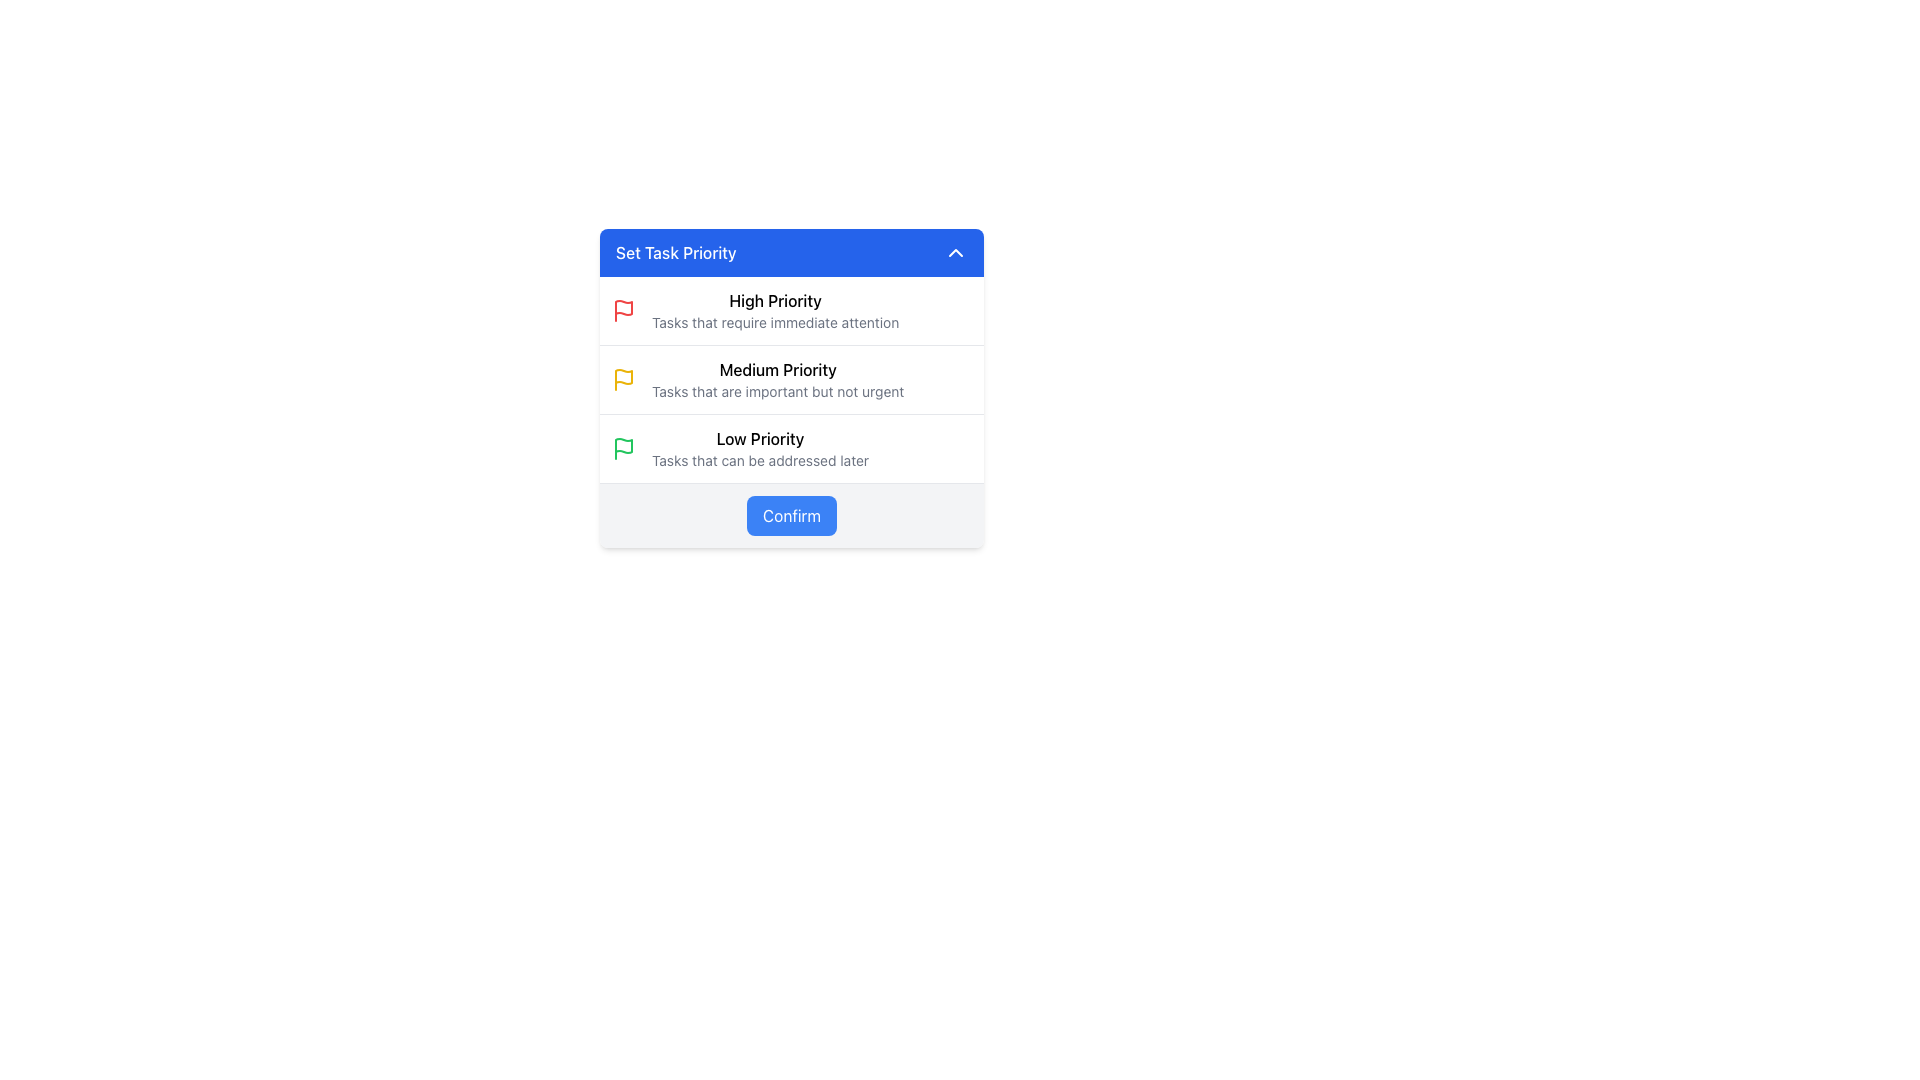 The height and width of the screenshot is (1080, 1920). What do you see at coordinates (759, 438) in the screenshot?
I see `the 'Low Priority' text label, which signifies a lower priority option in the priority selection list, located above the text 'Tasks that can be addressed later.'` at bounding box center [759, 438].